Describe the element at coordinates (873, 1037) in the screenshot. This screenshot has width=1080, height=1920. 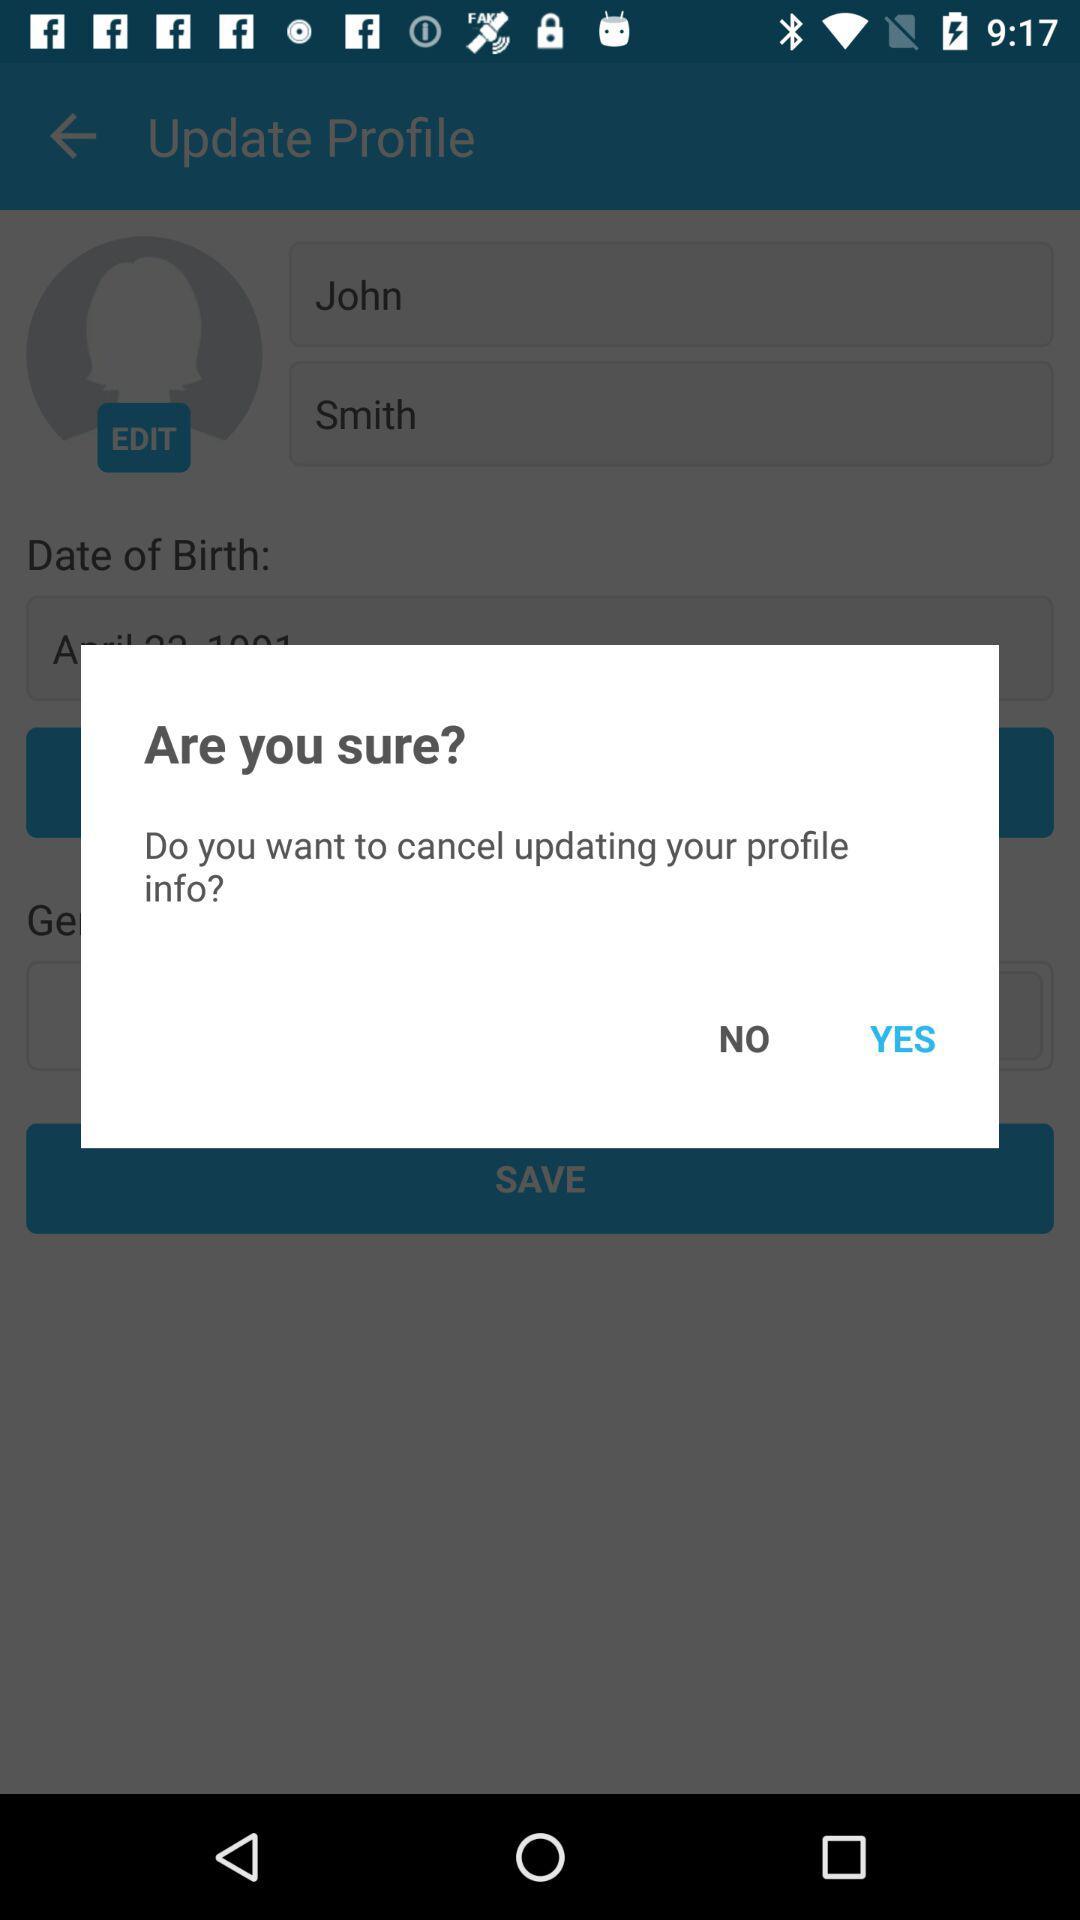
I see `the icon on the right` at that location.